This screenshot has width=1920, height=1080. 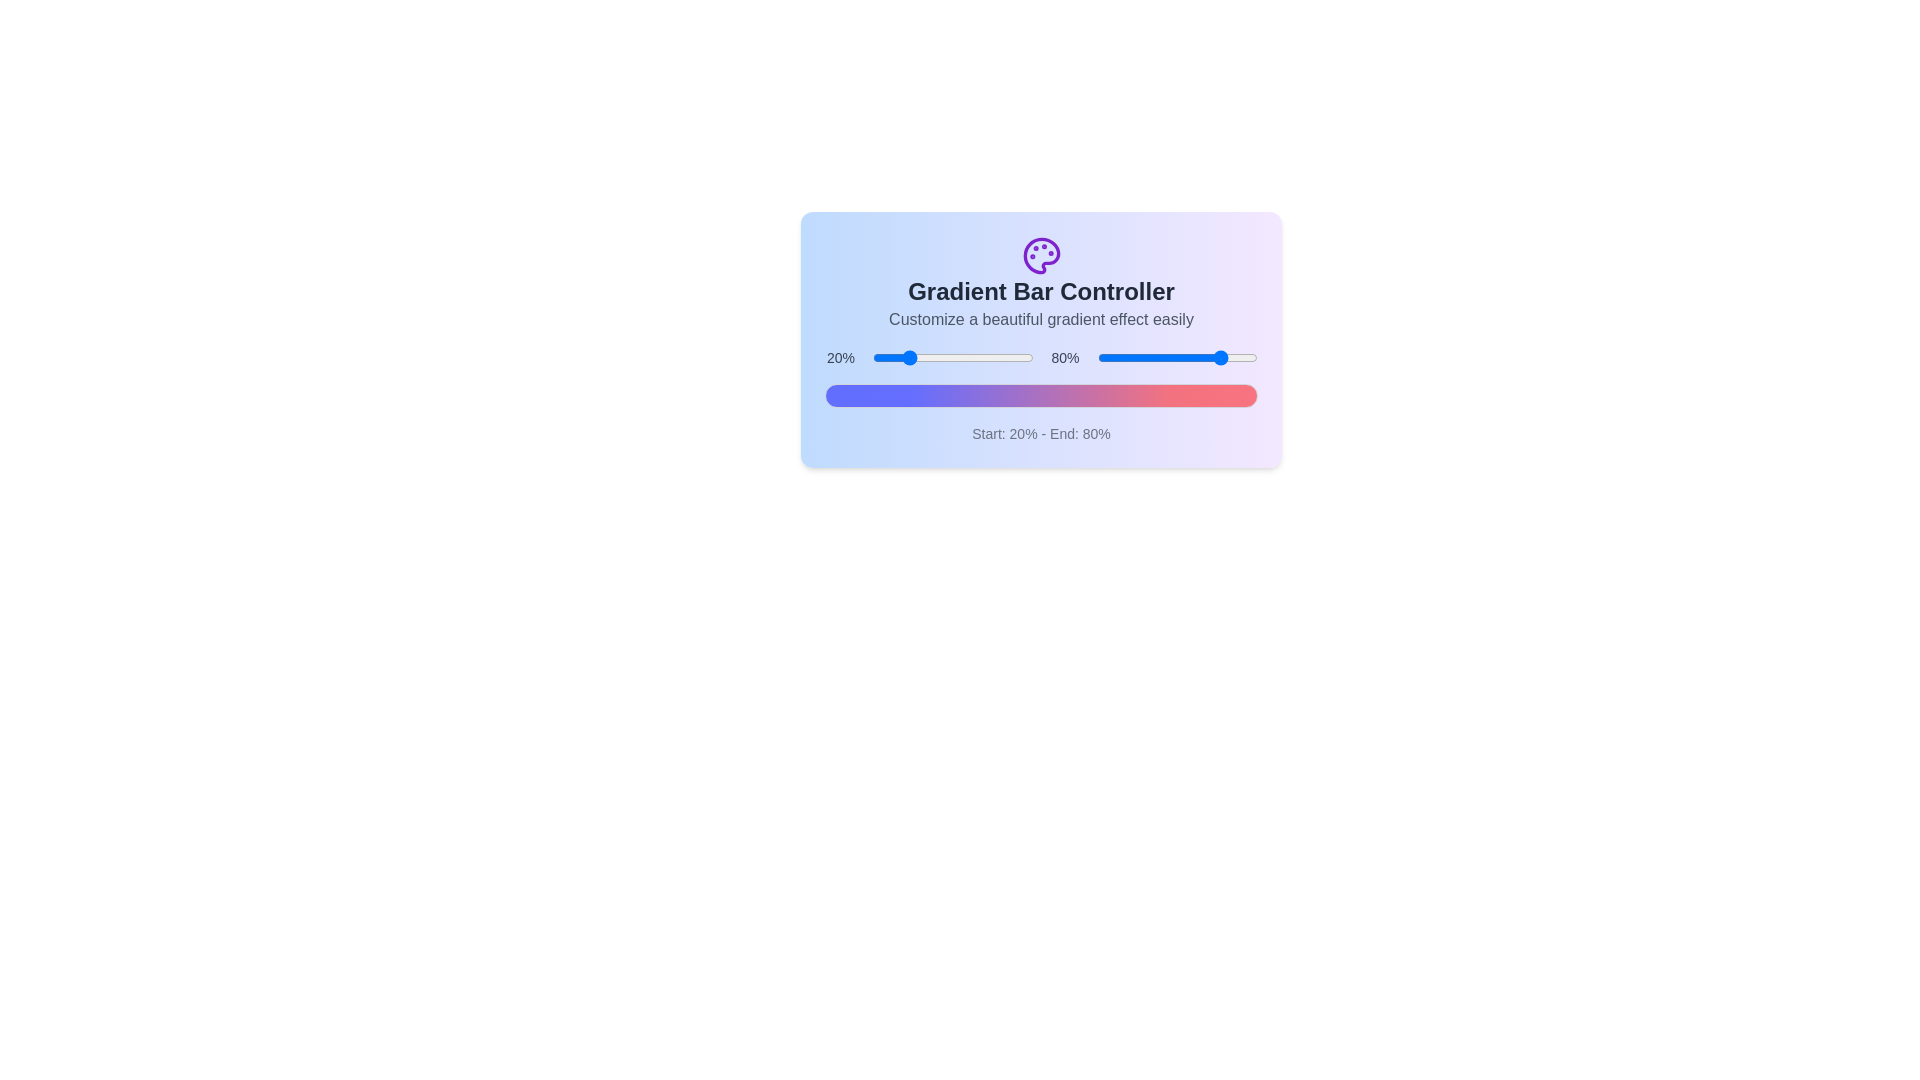 What do you see at coordinates (880, 357) in the screenshot?
I see `the start percentage slider to 5%` at bounding box center [880, 357].